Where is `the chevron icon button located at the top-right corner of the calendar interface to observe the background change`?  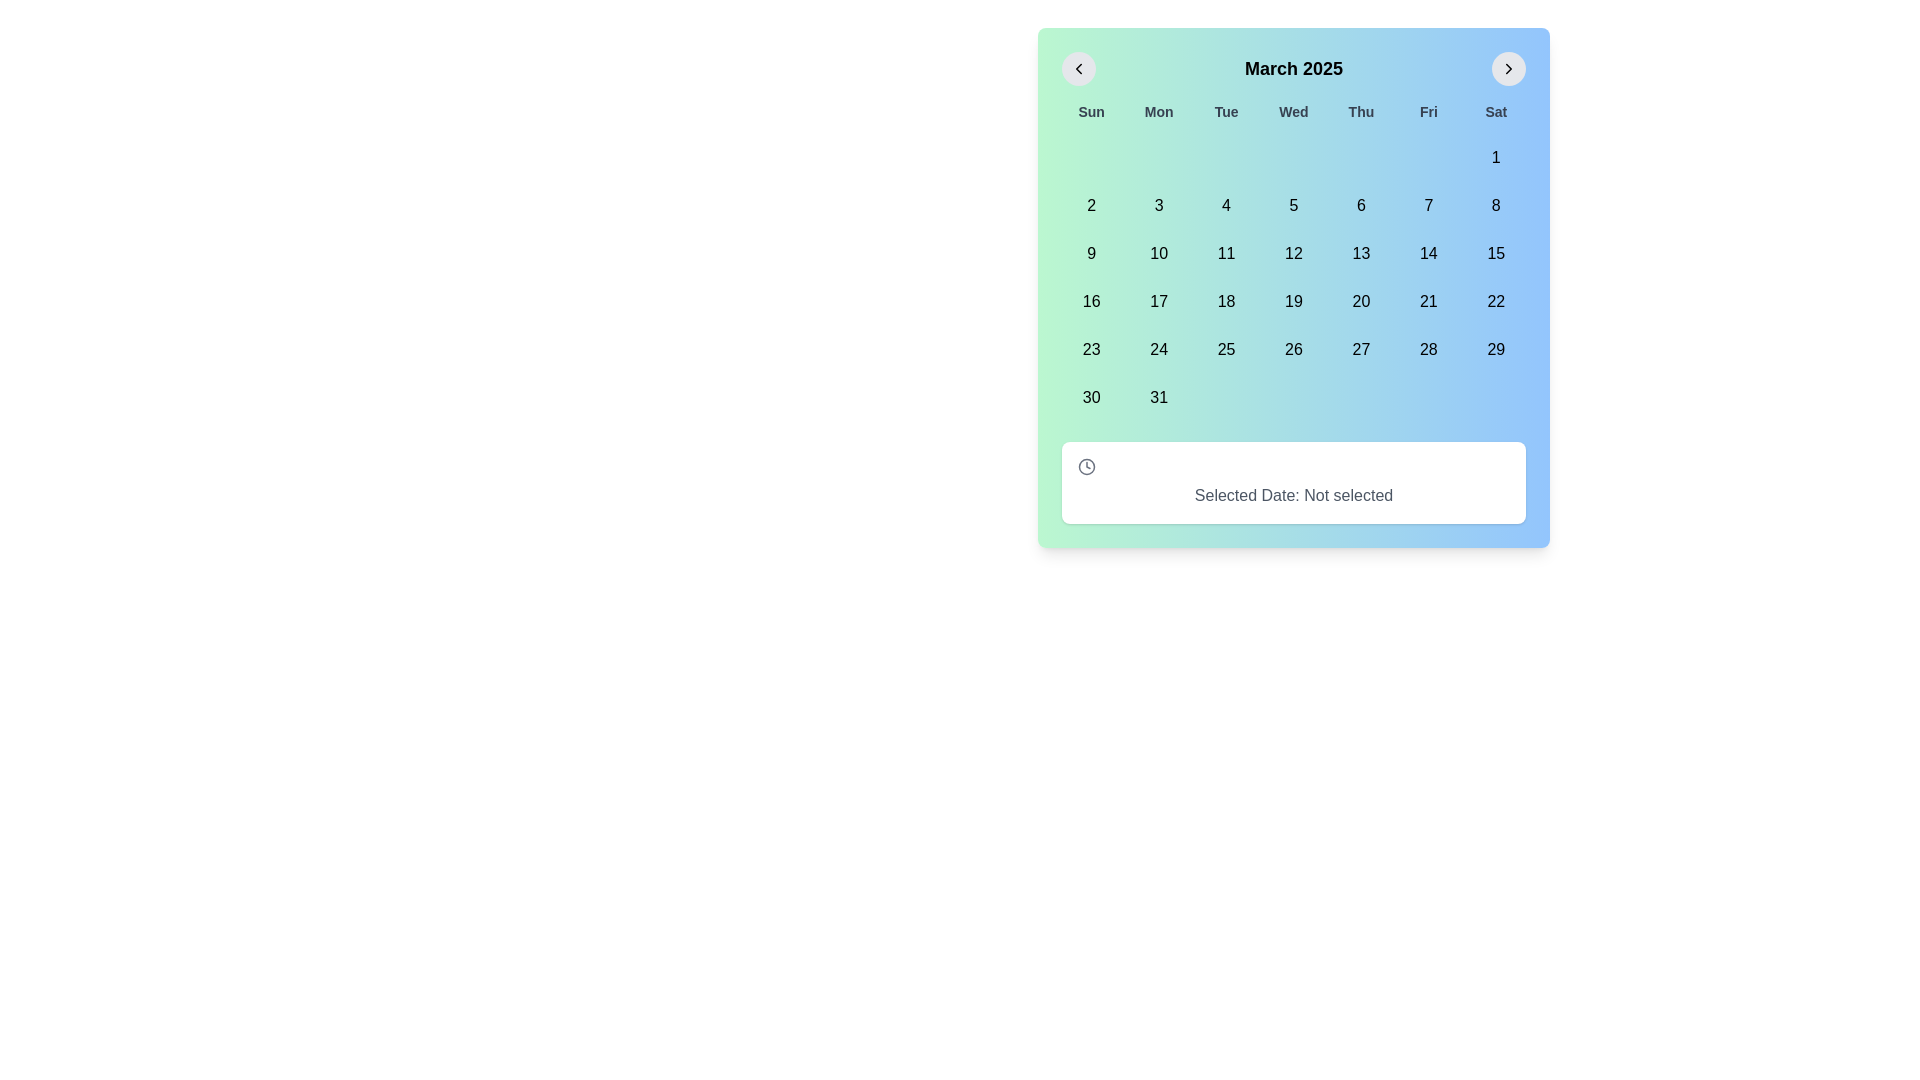
the chevron icon button located at the top-right corner of the calendar interface to observe the background change is located at coordinates (1508, 68).